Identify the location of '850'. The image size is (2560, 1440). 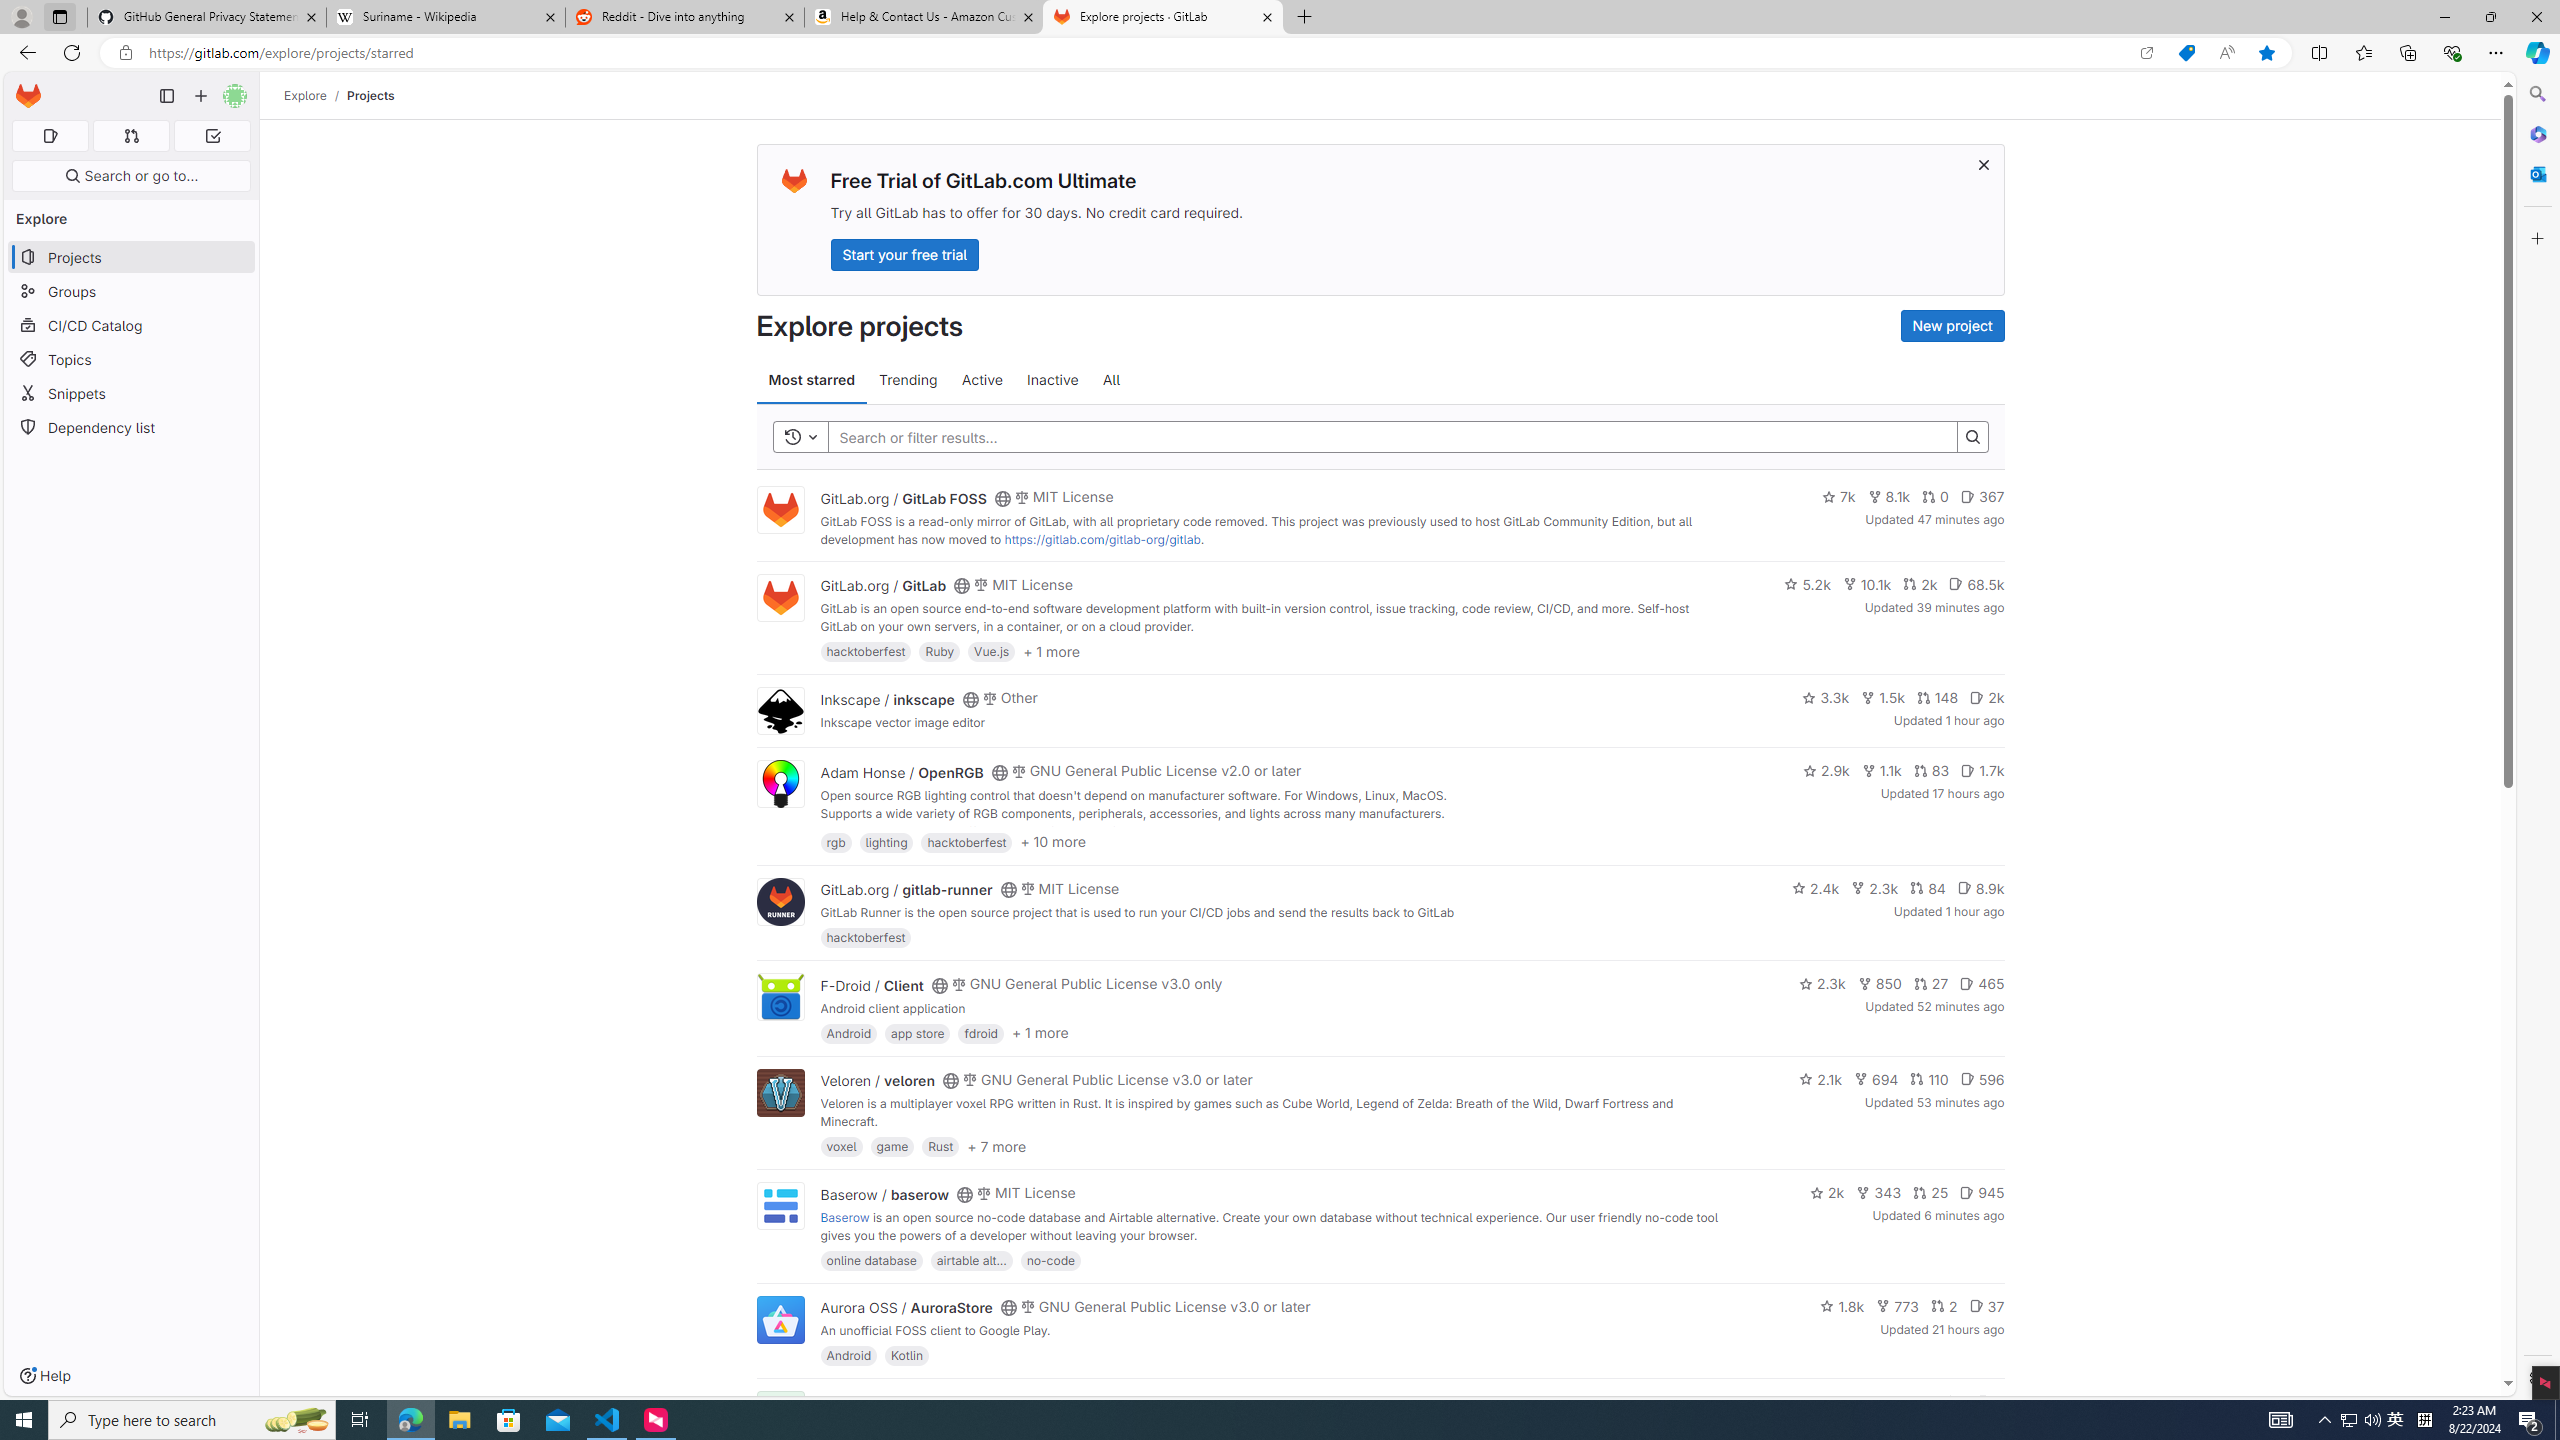
(1879, 984).